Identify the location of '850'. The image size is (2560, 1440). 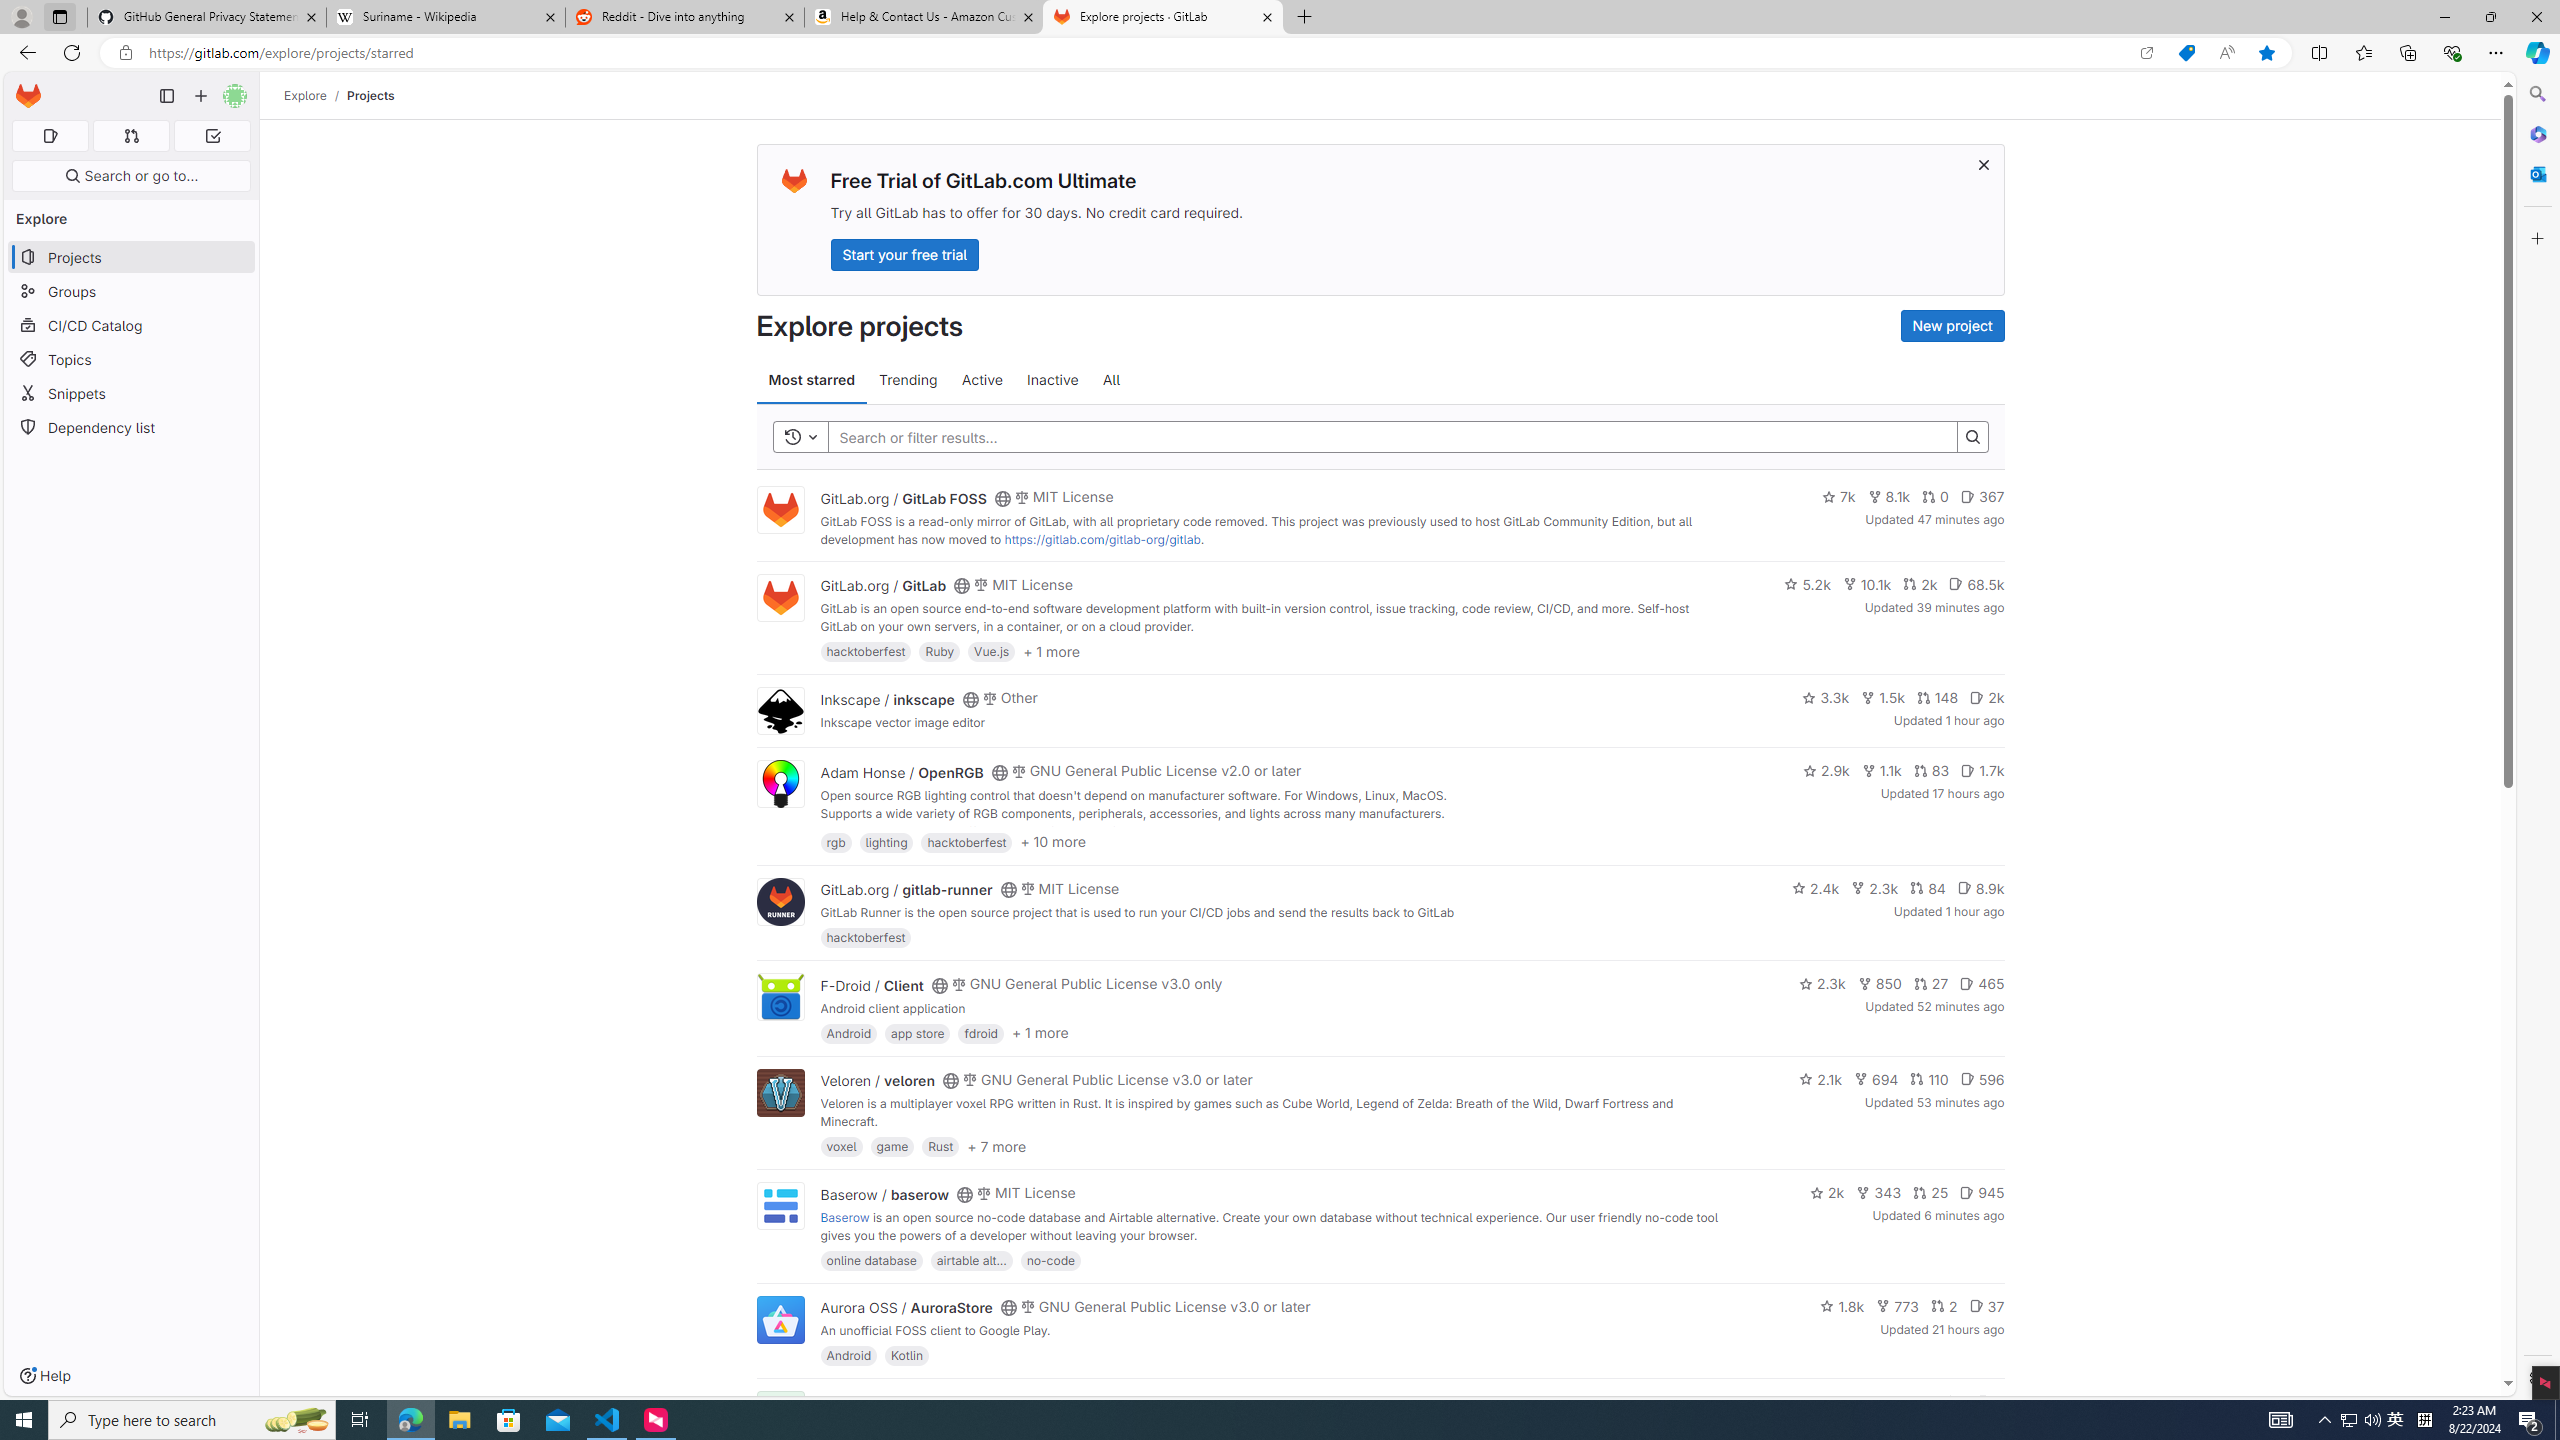
(1879, 984).